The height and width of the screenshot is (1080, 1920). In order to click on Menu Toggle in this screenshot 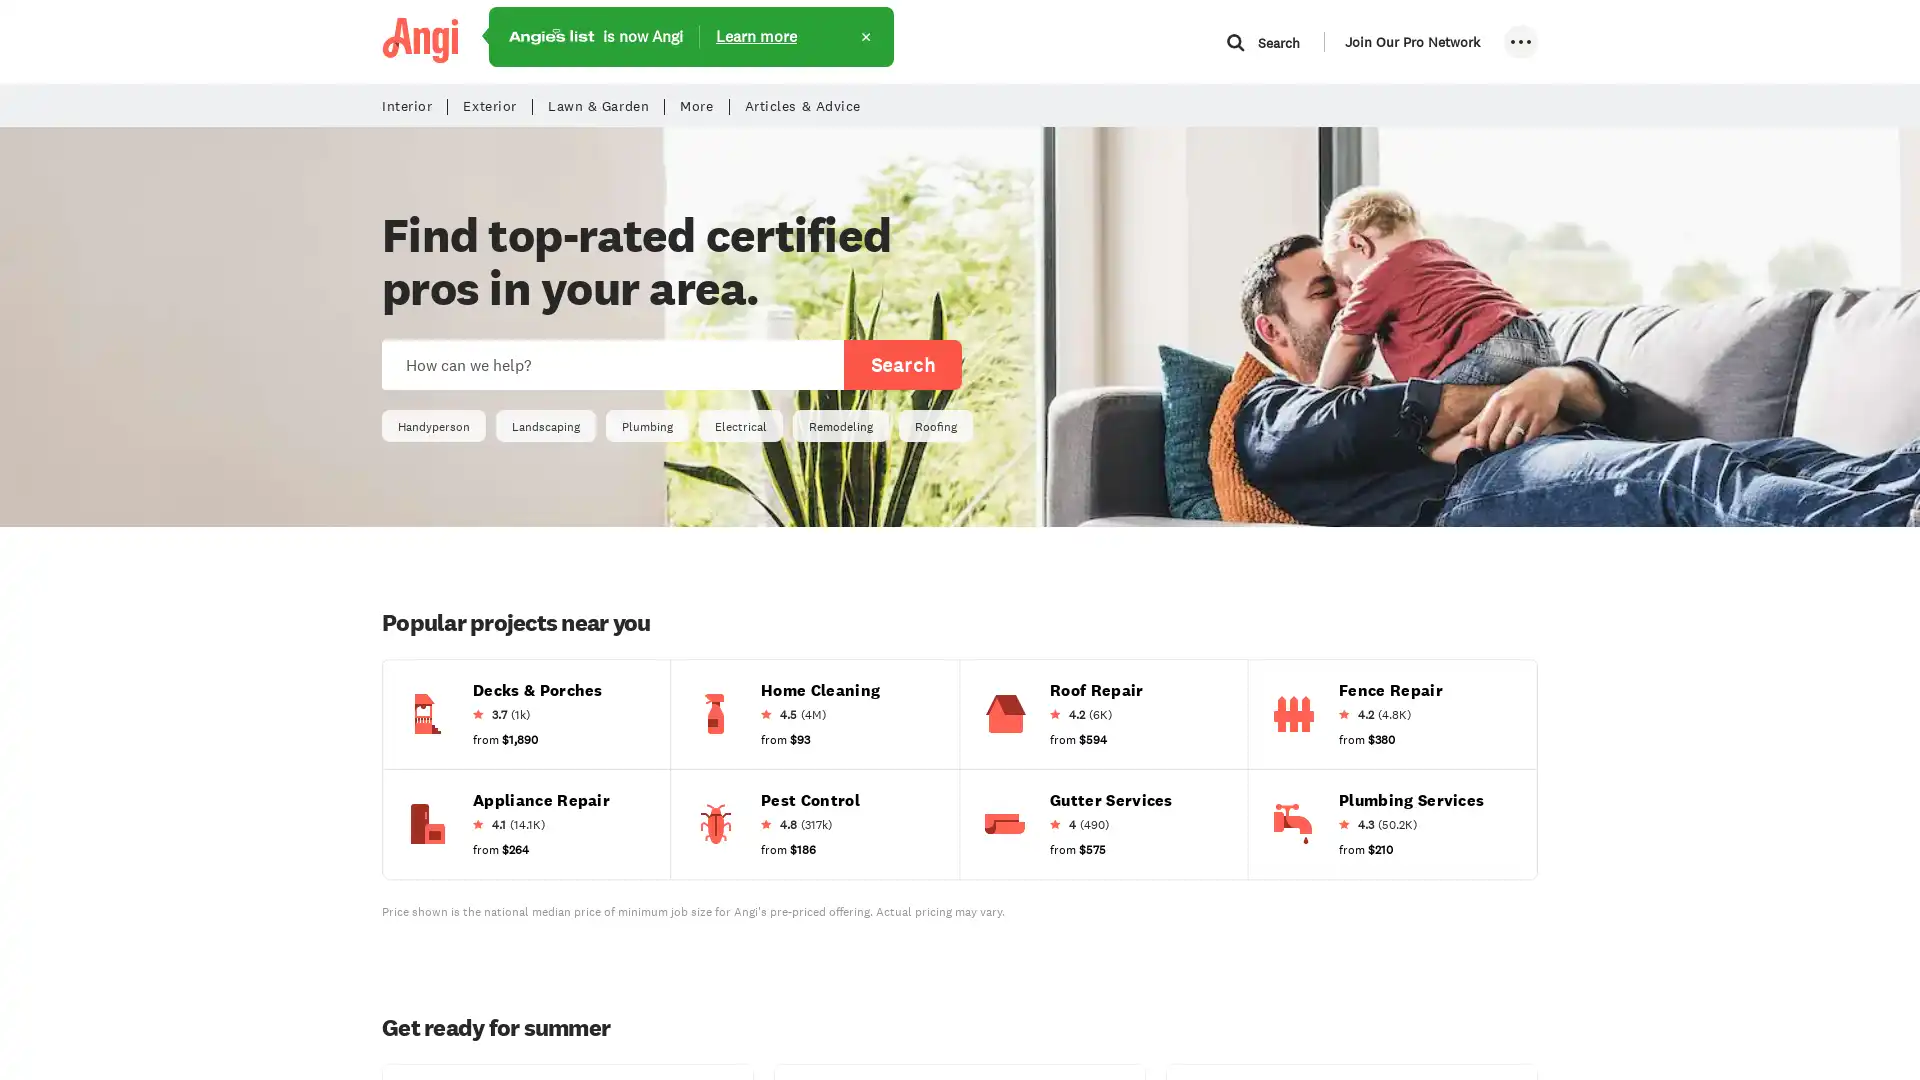, I will do `click(1520, 42)`.